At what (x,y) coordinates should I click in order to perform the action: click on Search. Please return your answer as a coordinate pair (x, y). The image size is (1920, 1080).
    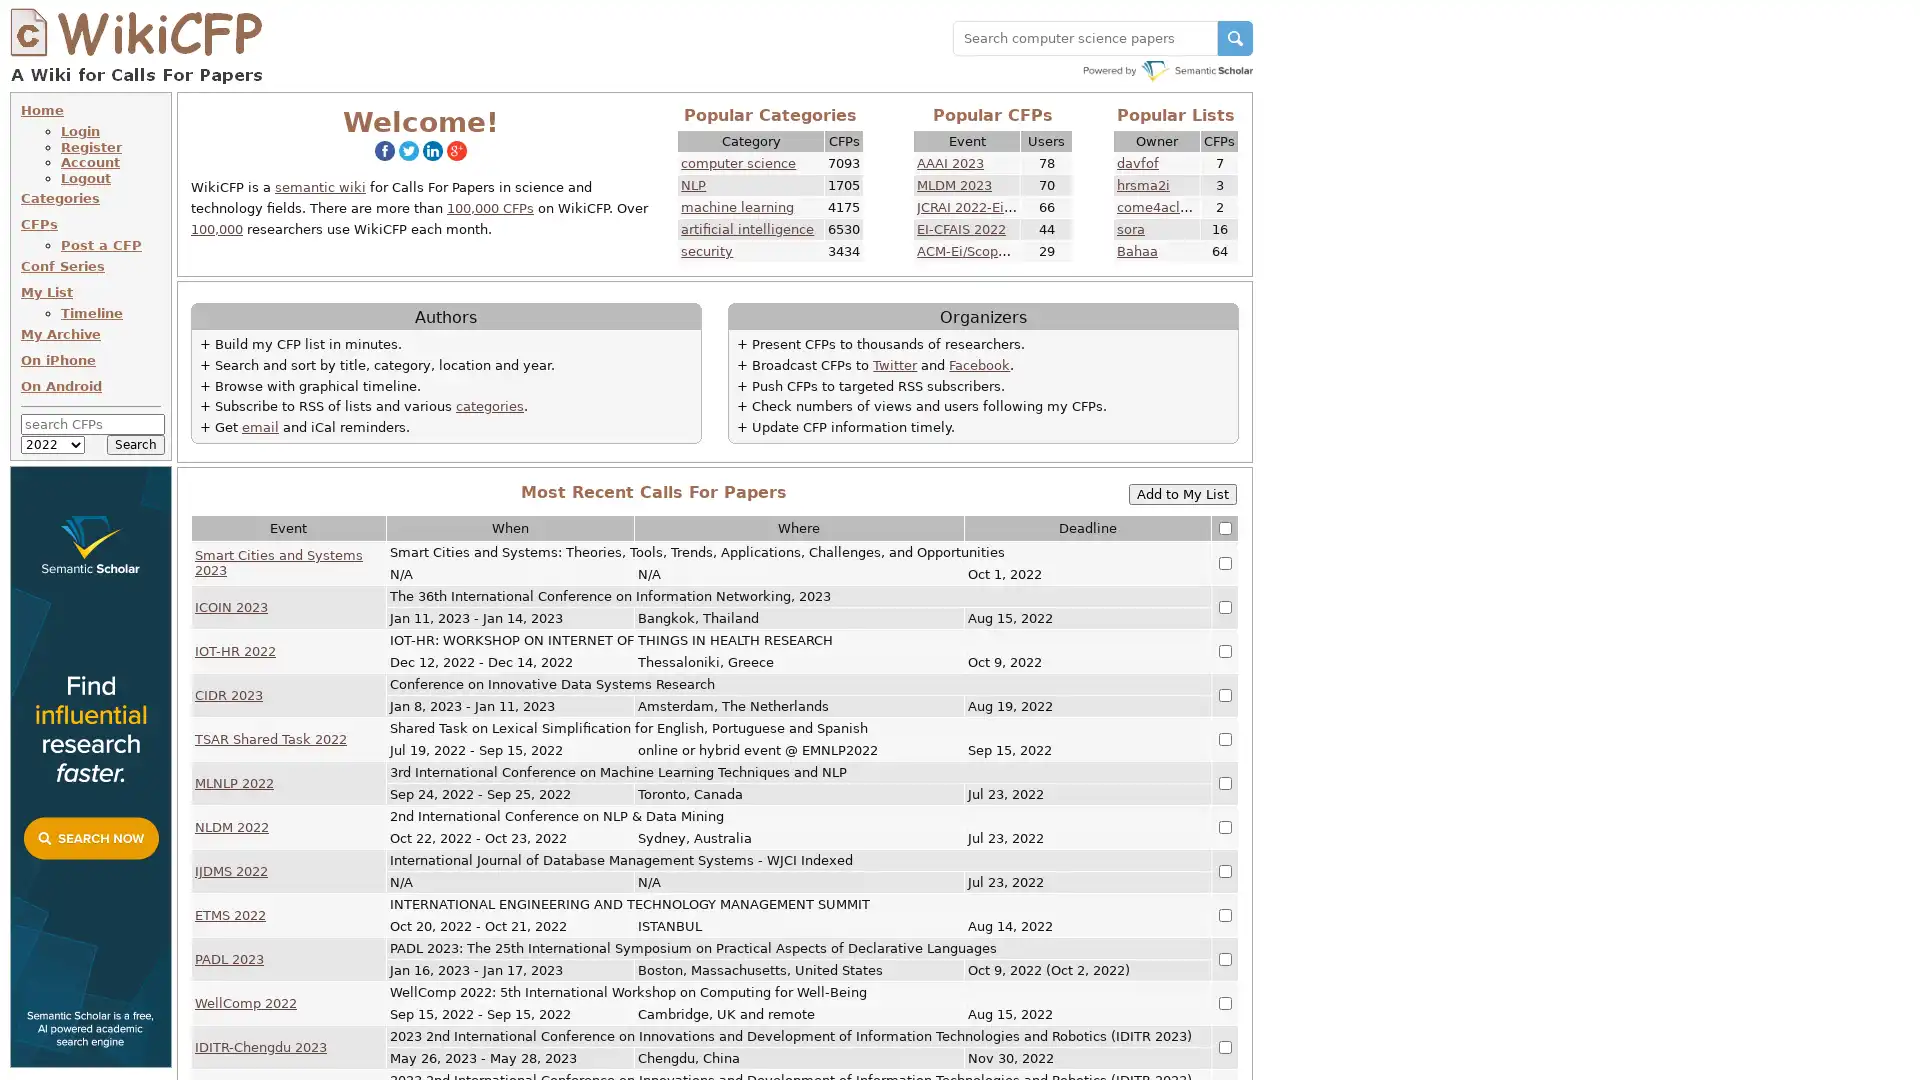
    Looking at the image, I should click on (134, 442).